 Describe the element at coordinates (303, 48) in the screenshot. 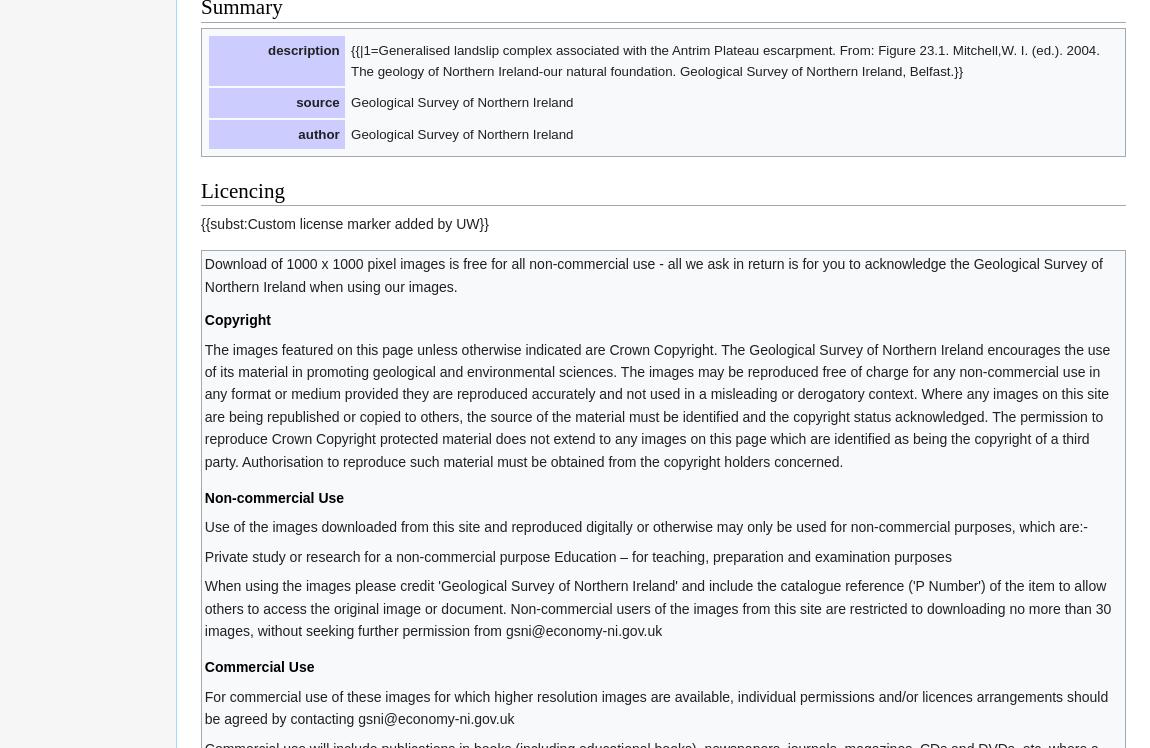

I see `'description'` at that location.